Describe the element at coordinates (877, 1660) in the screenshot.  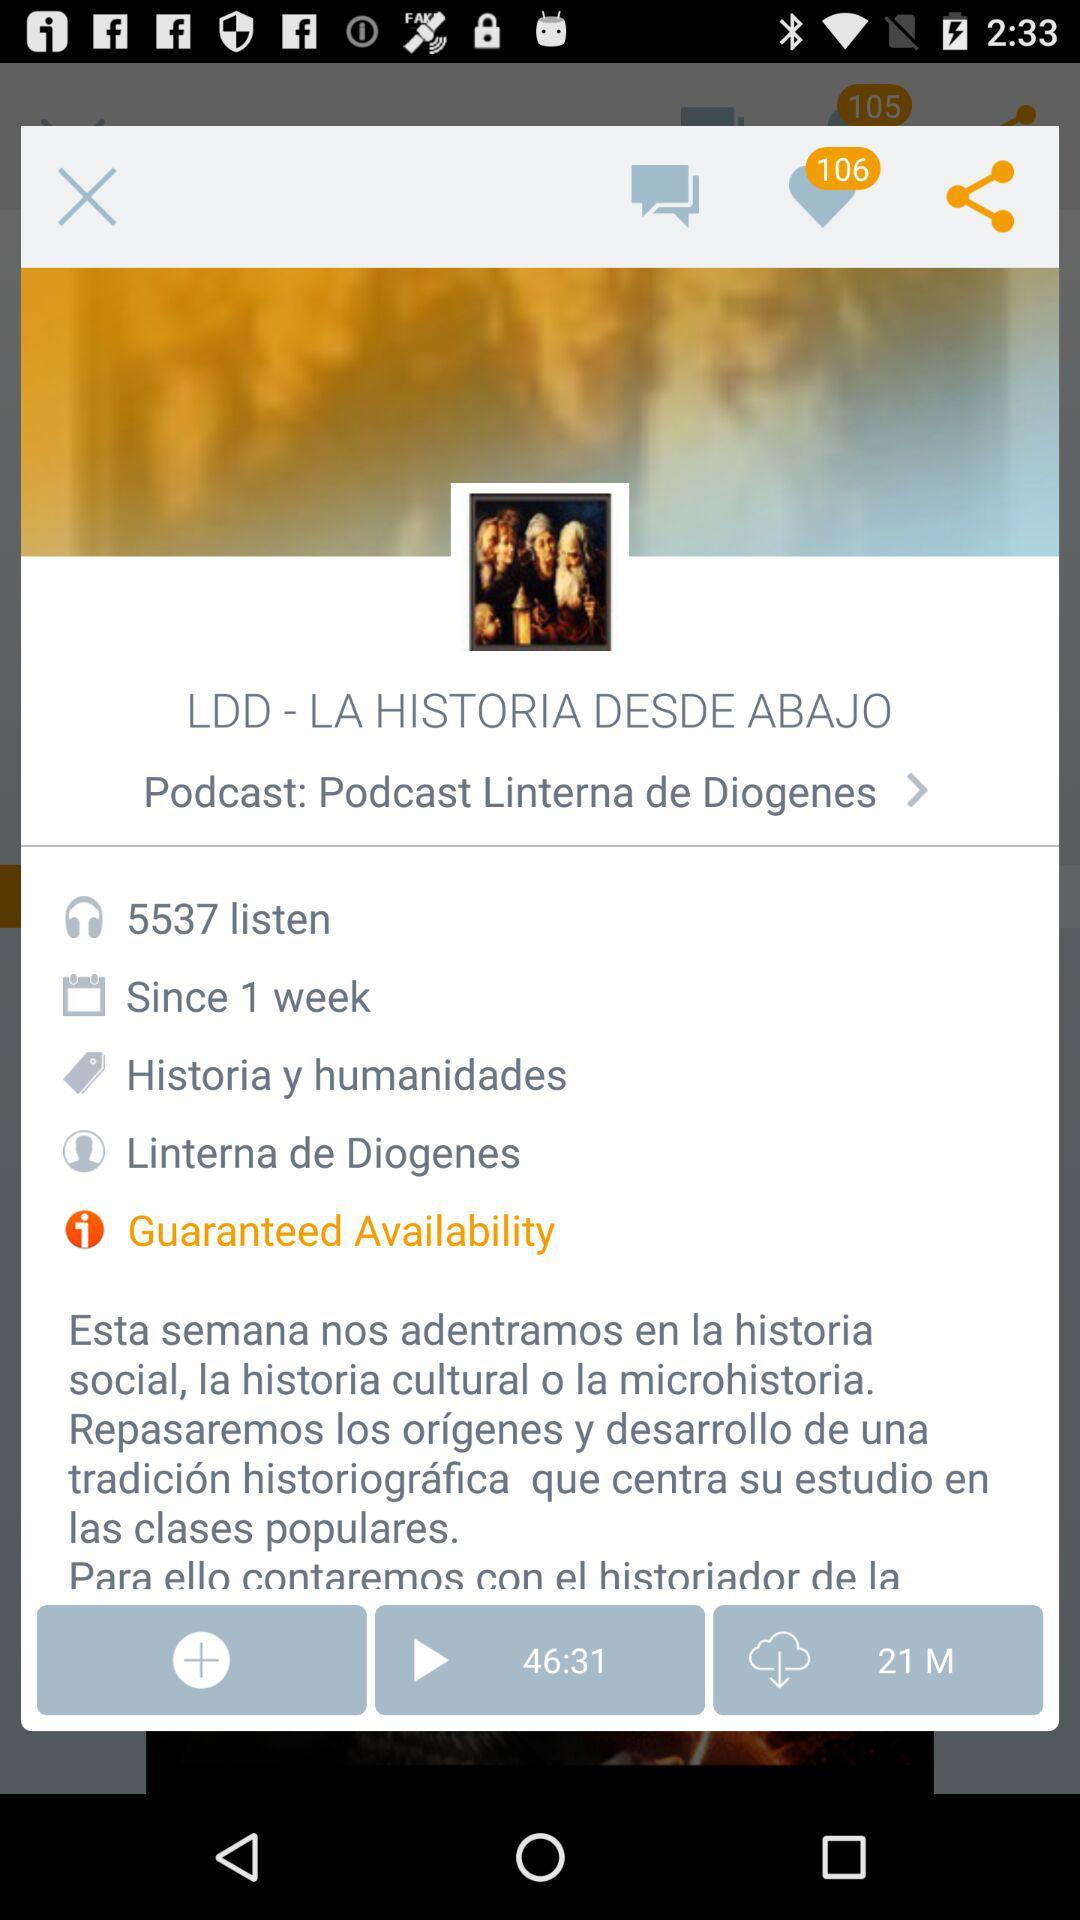
I see `the icon to the right of 46:31` at that location.